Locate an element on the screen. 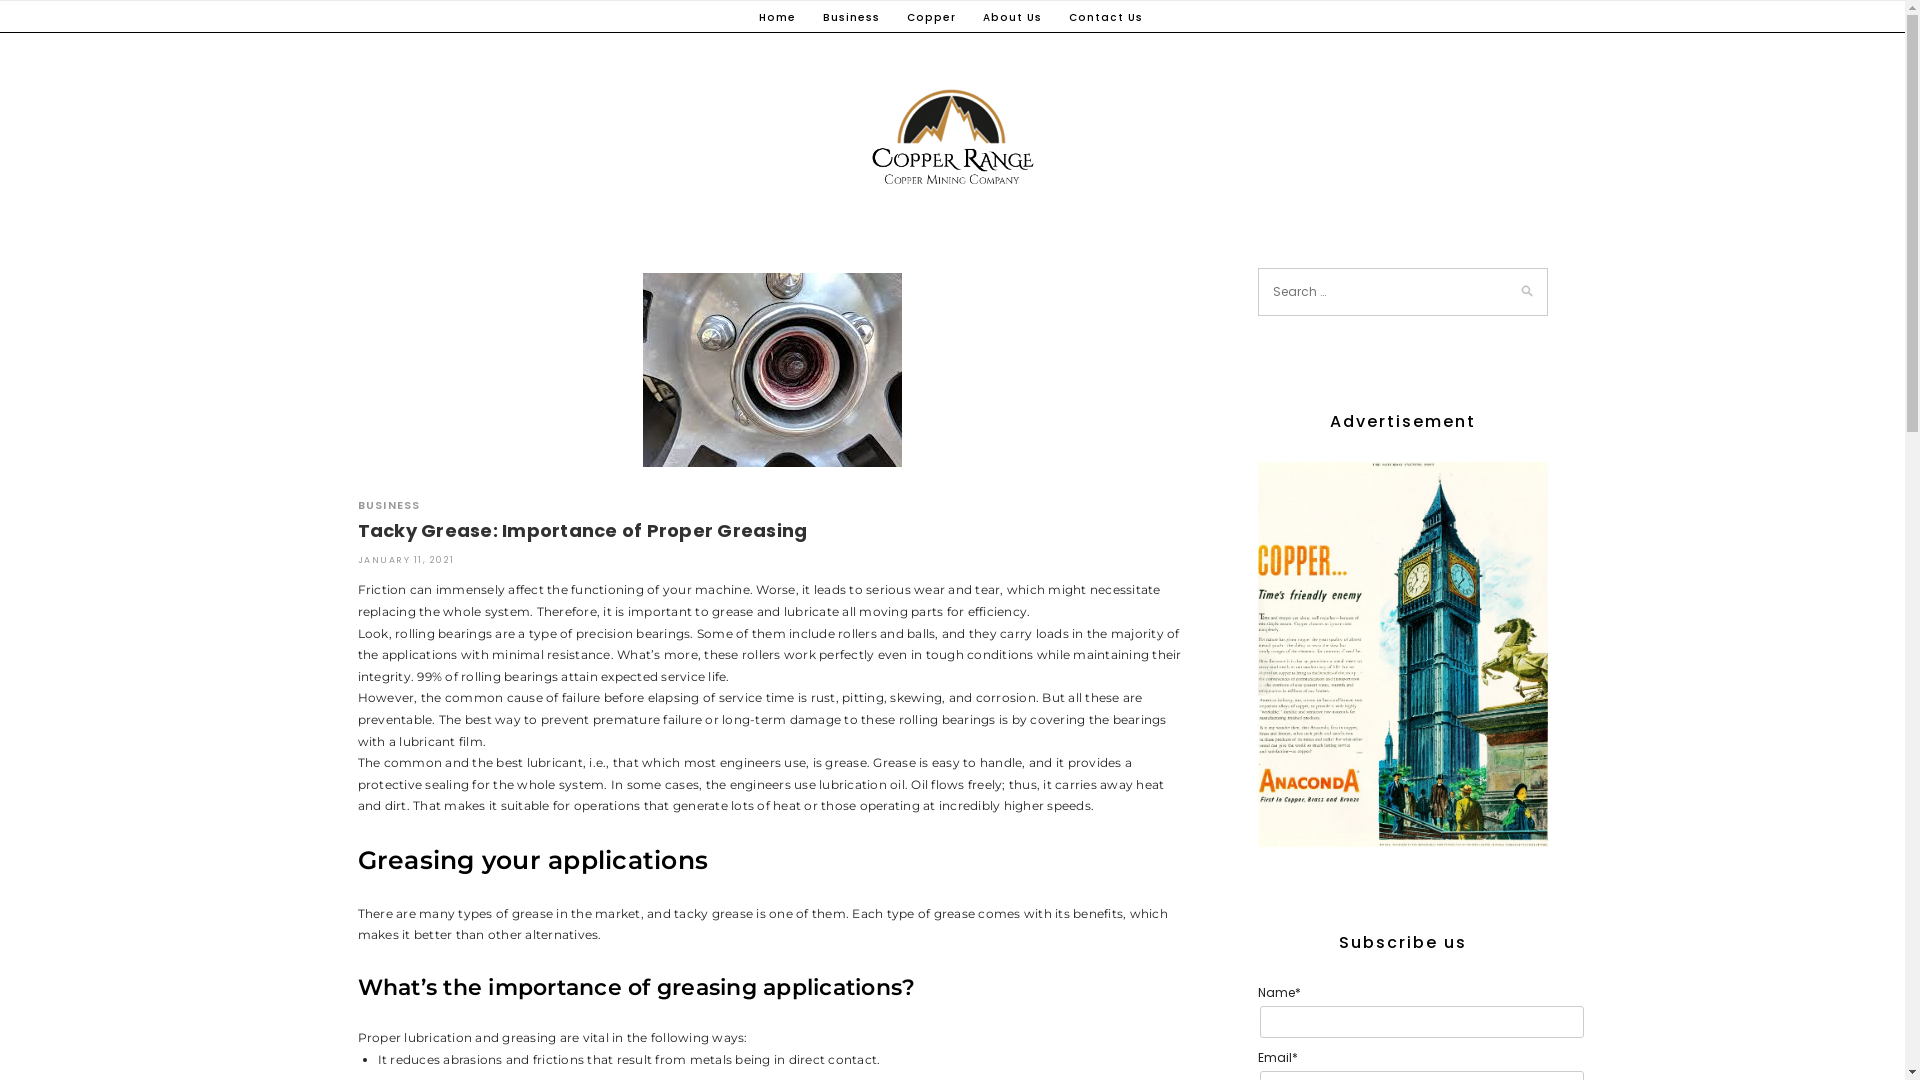  'BUSINESS' is located at coordinates (389, 504).